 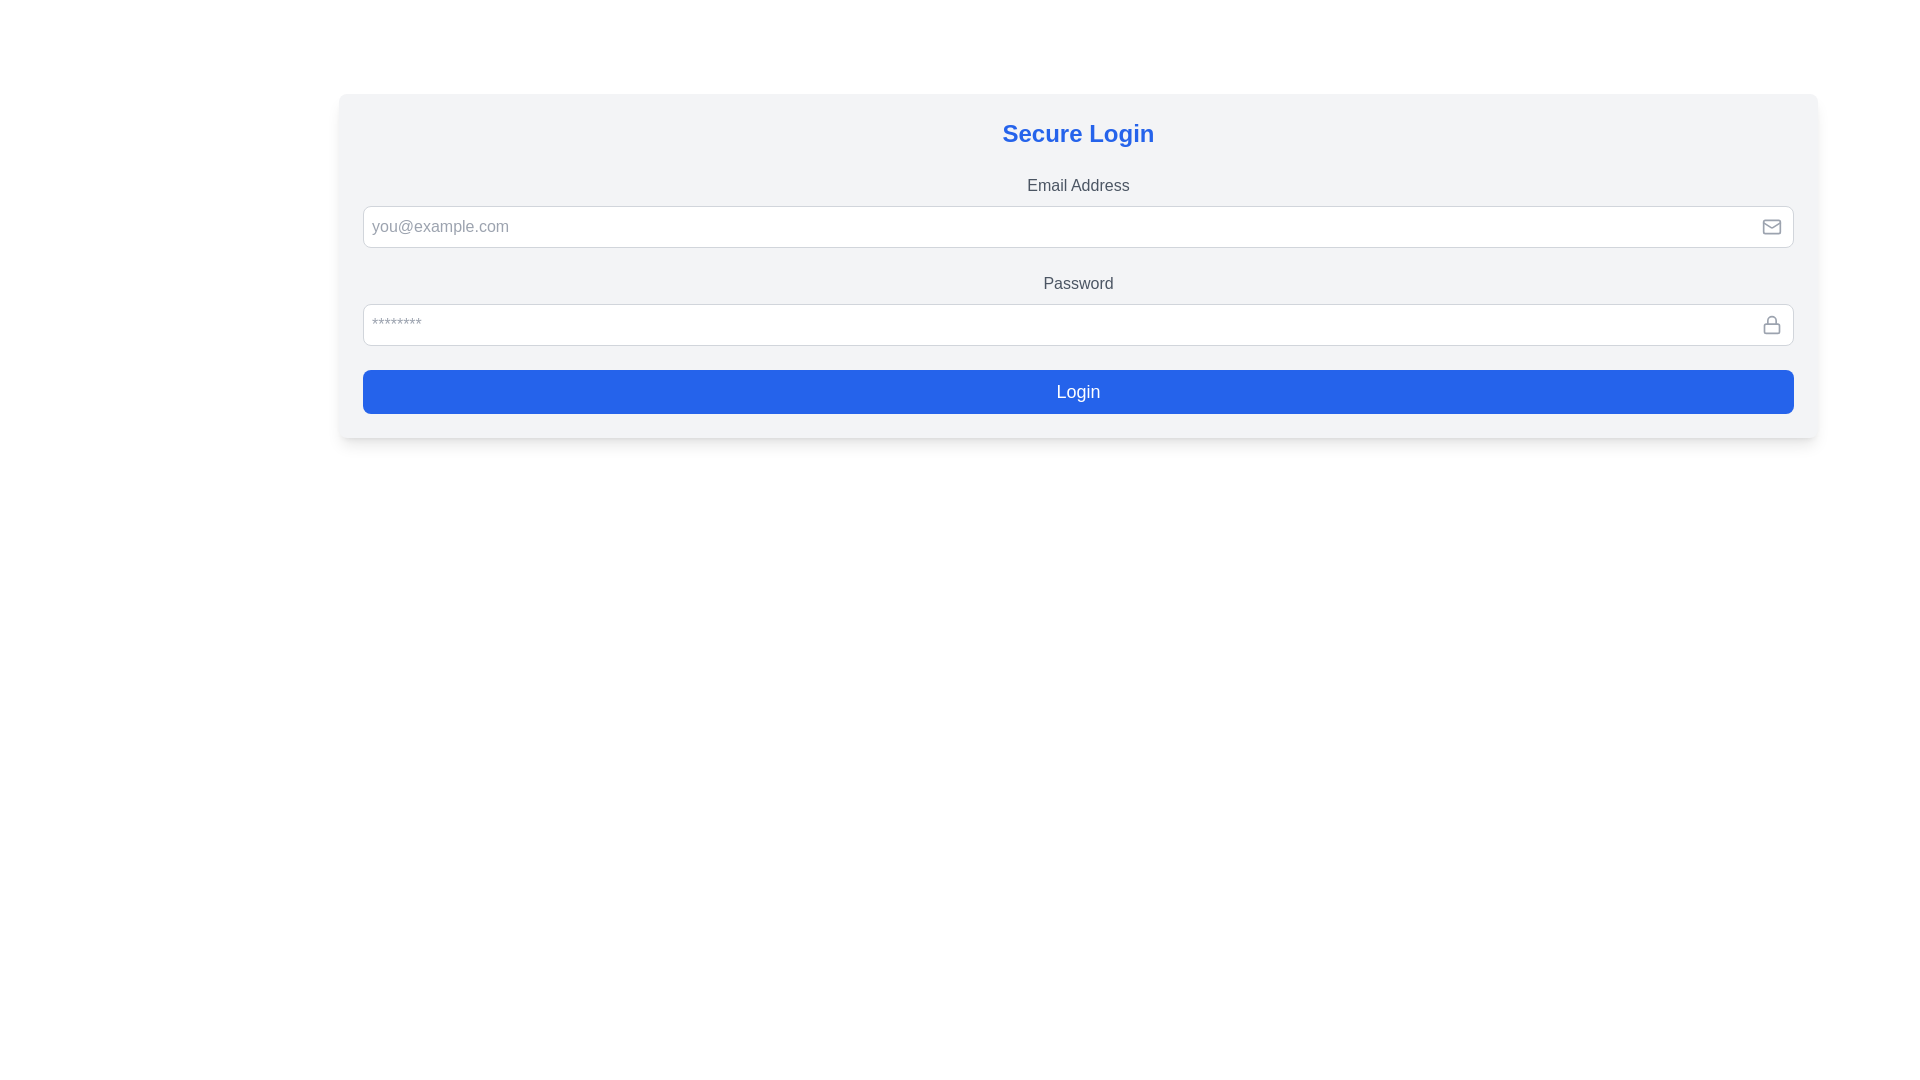 What do you see at coordinates (1077, 134) in the screenshot?
I see `the 'Secure Login' text label, which is displayed in a large, bold, blue font at the top of the login form interface` at bounding box center [1077, 134].